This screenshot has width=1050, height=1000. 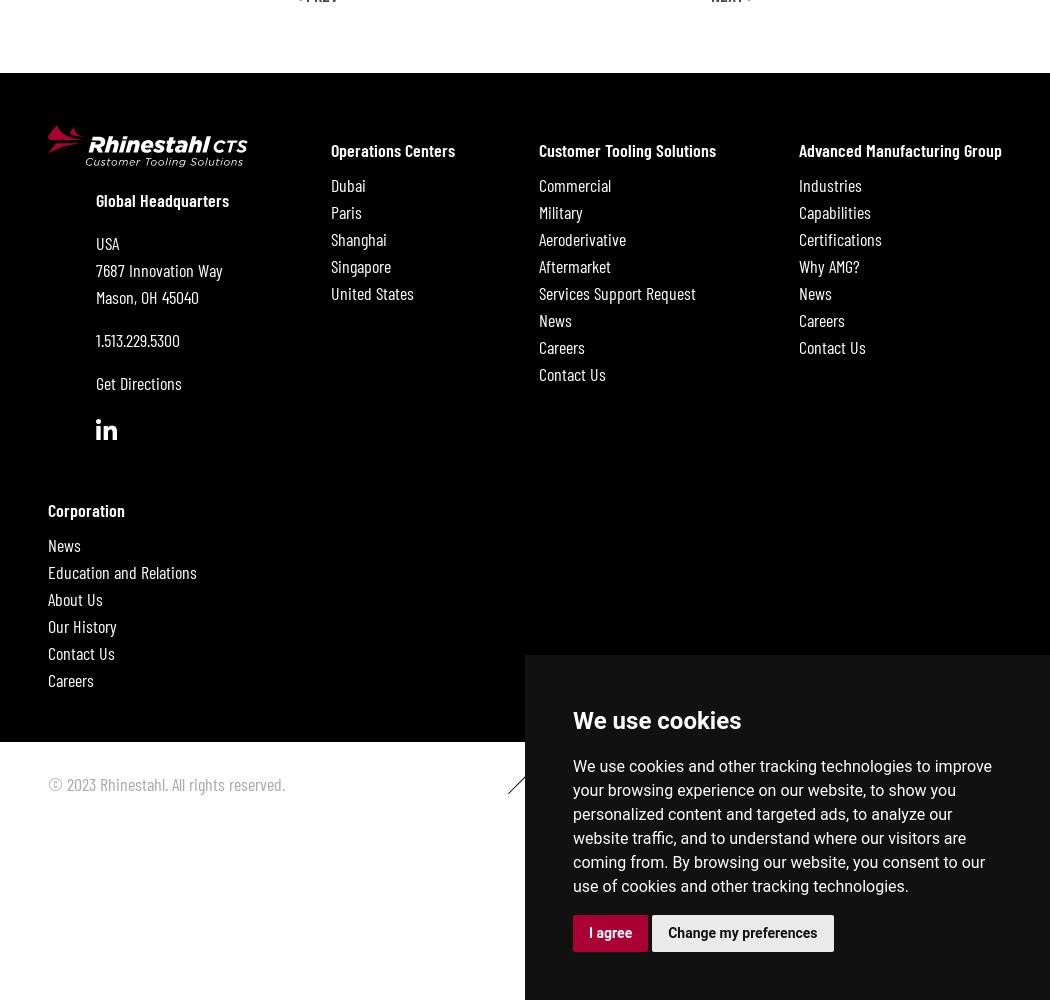 I want to click on 'About Us', so click(x=75, y=597).